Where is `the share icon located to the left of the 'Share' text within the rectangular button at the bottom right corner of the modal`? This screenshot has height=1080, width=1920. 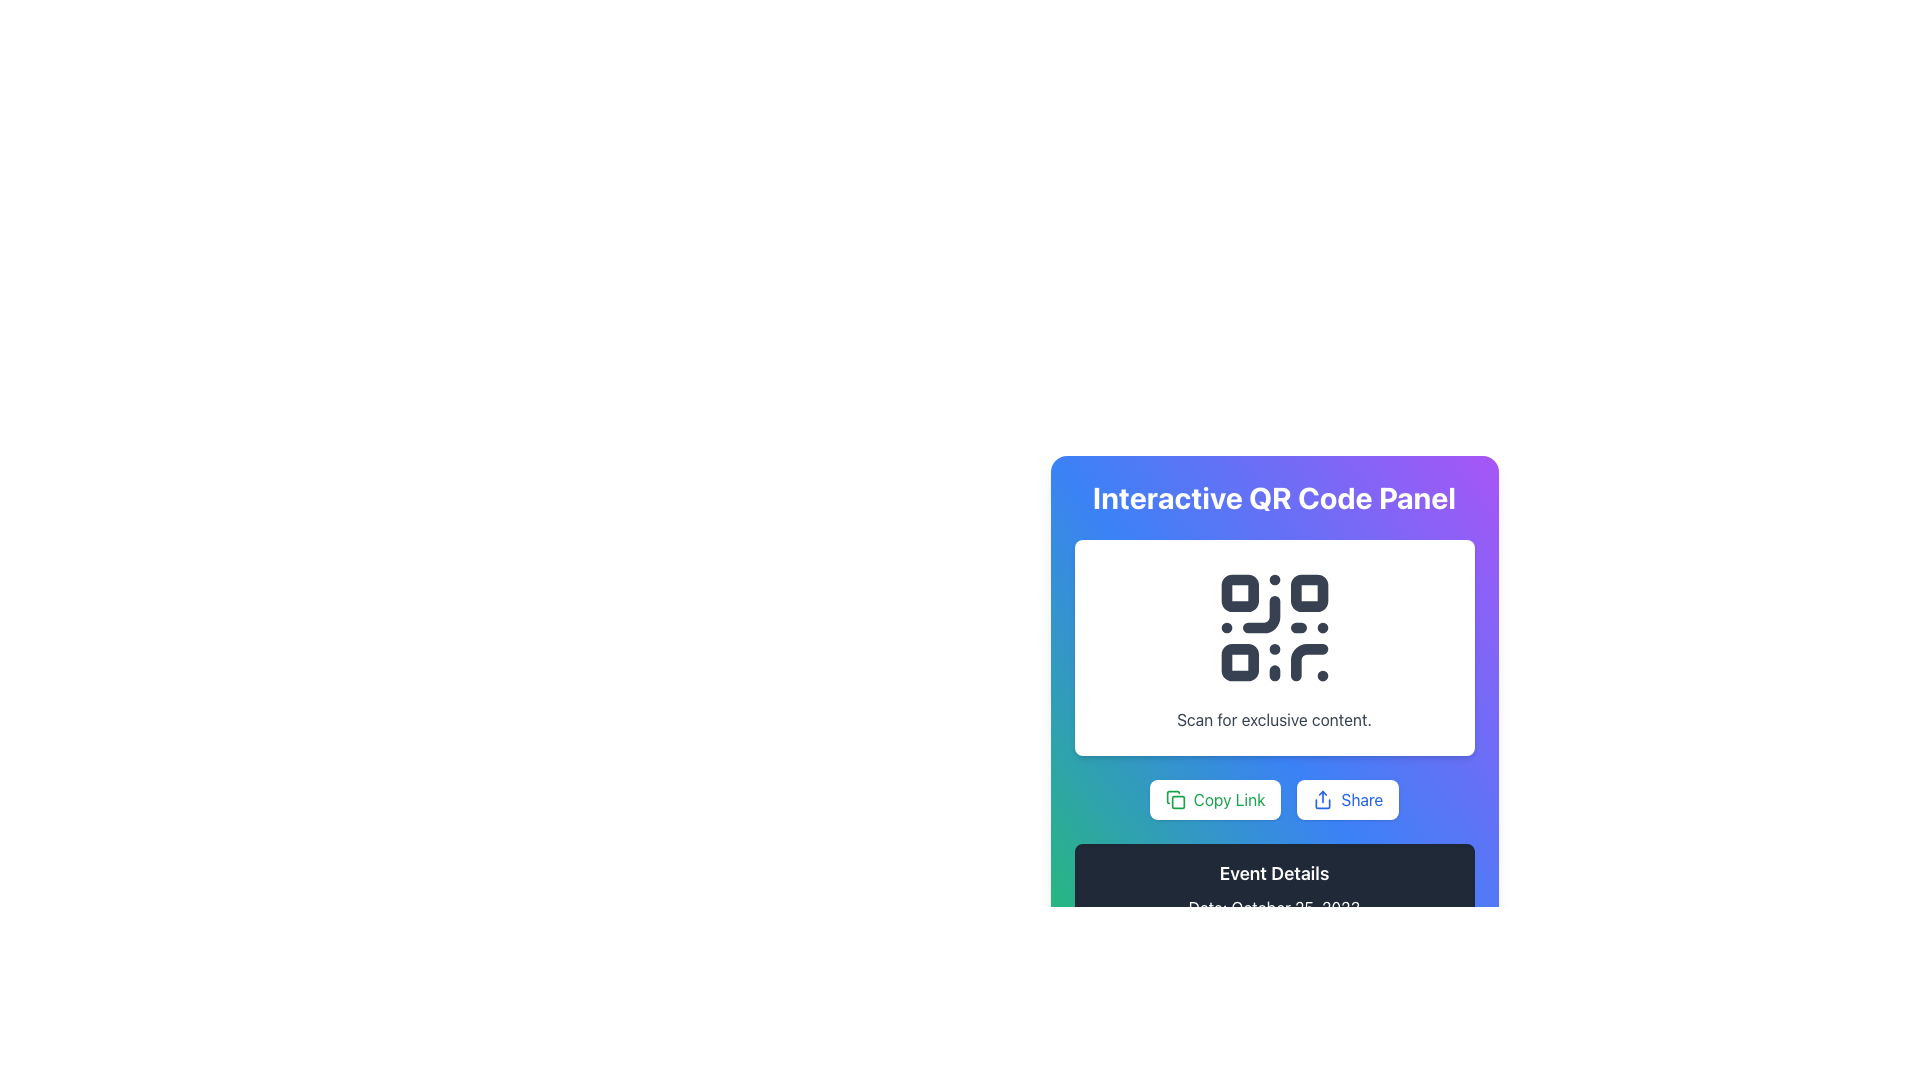 the share icon located to the left of the 'Share' text within the rectangular button at the bottom right corner of the modal is located at coordinates (1323, 798).